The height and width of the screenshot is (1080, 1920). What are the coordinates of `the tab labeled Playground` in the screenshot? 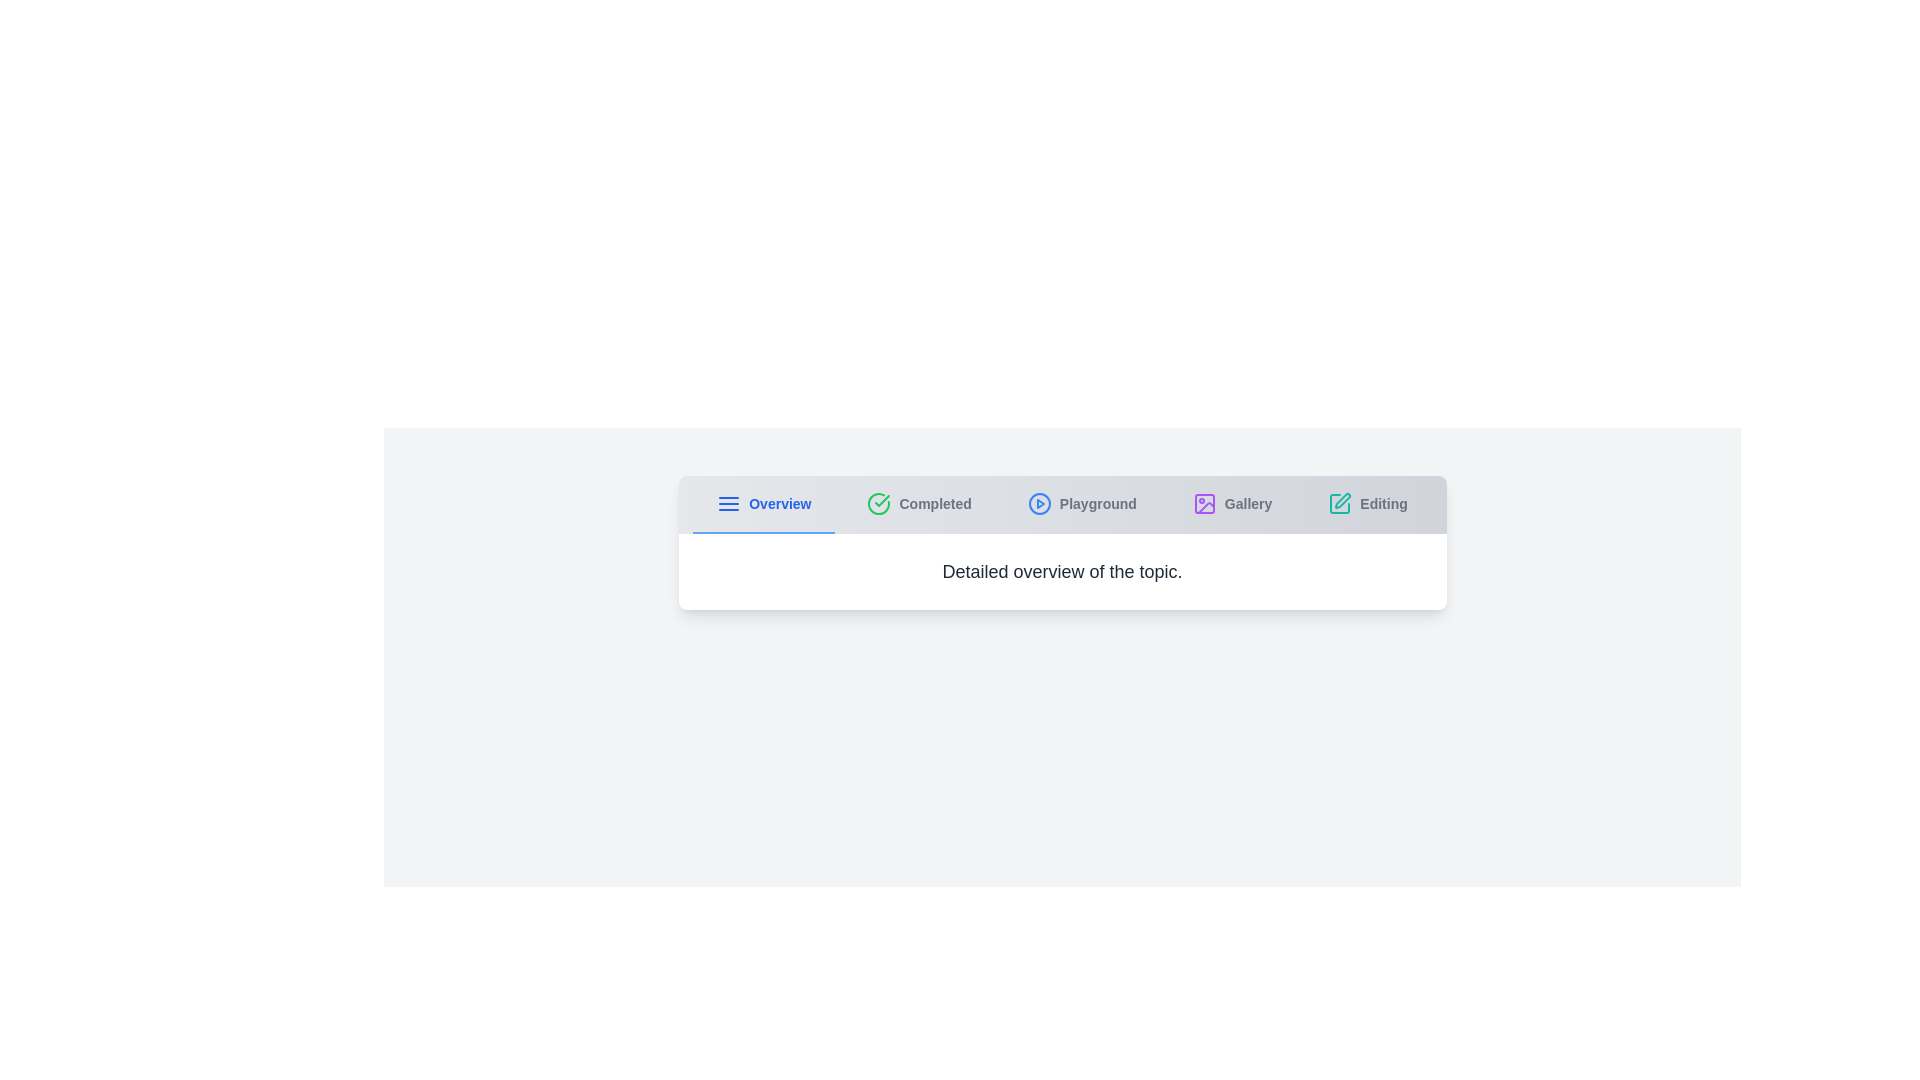 It's located at (1081, 504).